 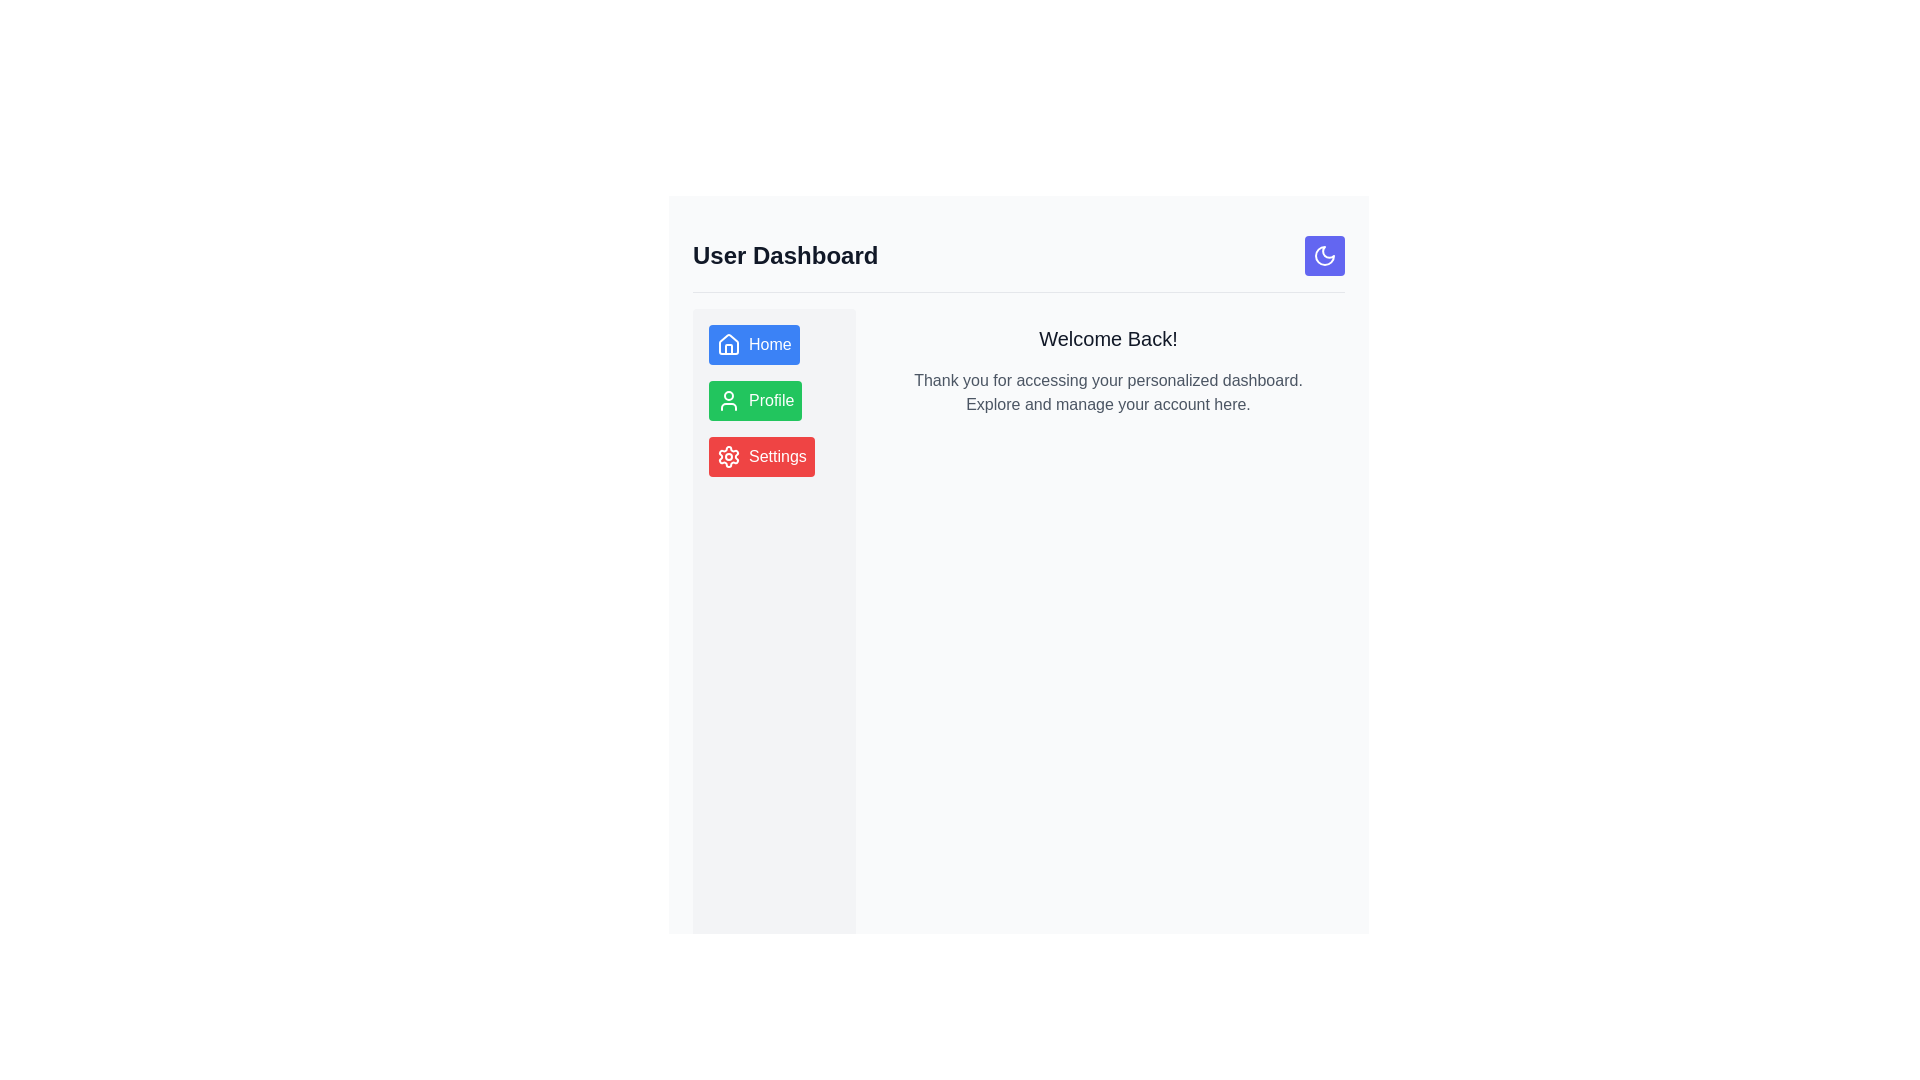 What do you see at coordinates (760, 456) in the screenshot?
I see `the settings button located in the left-hand sidebar, which is the third button in a vertical series` at bounding box center [760, 456].